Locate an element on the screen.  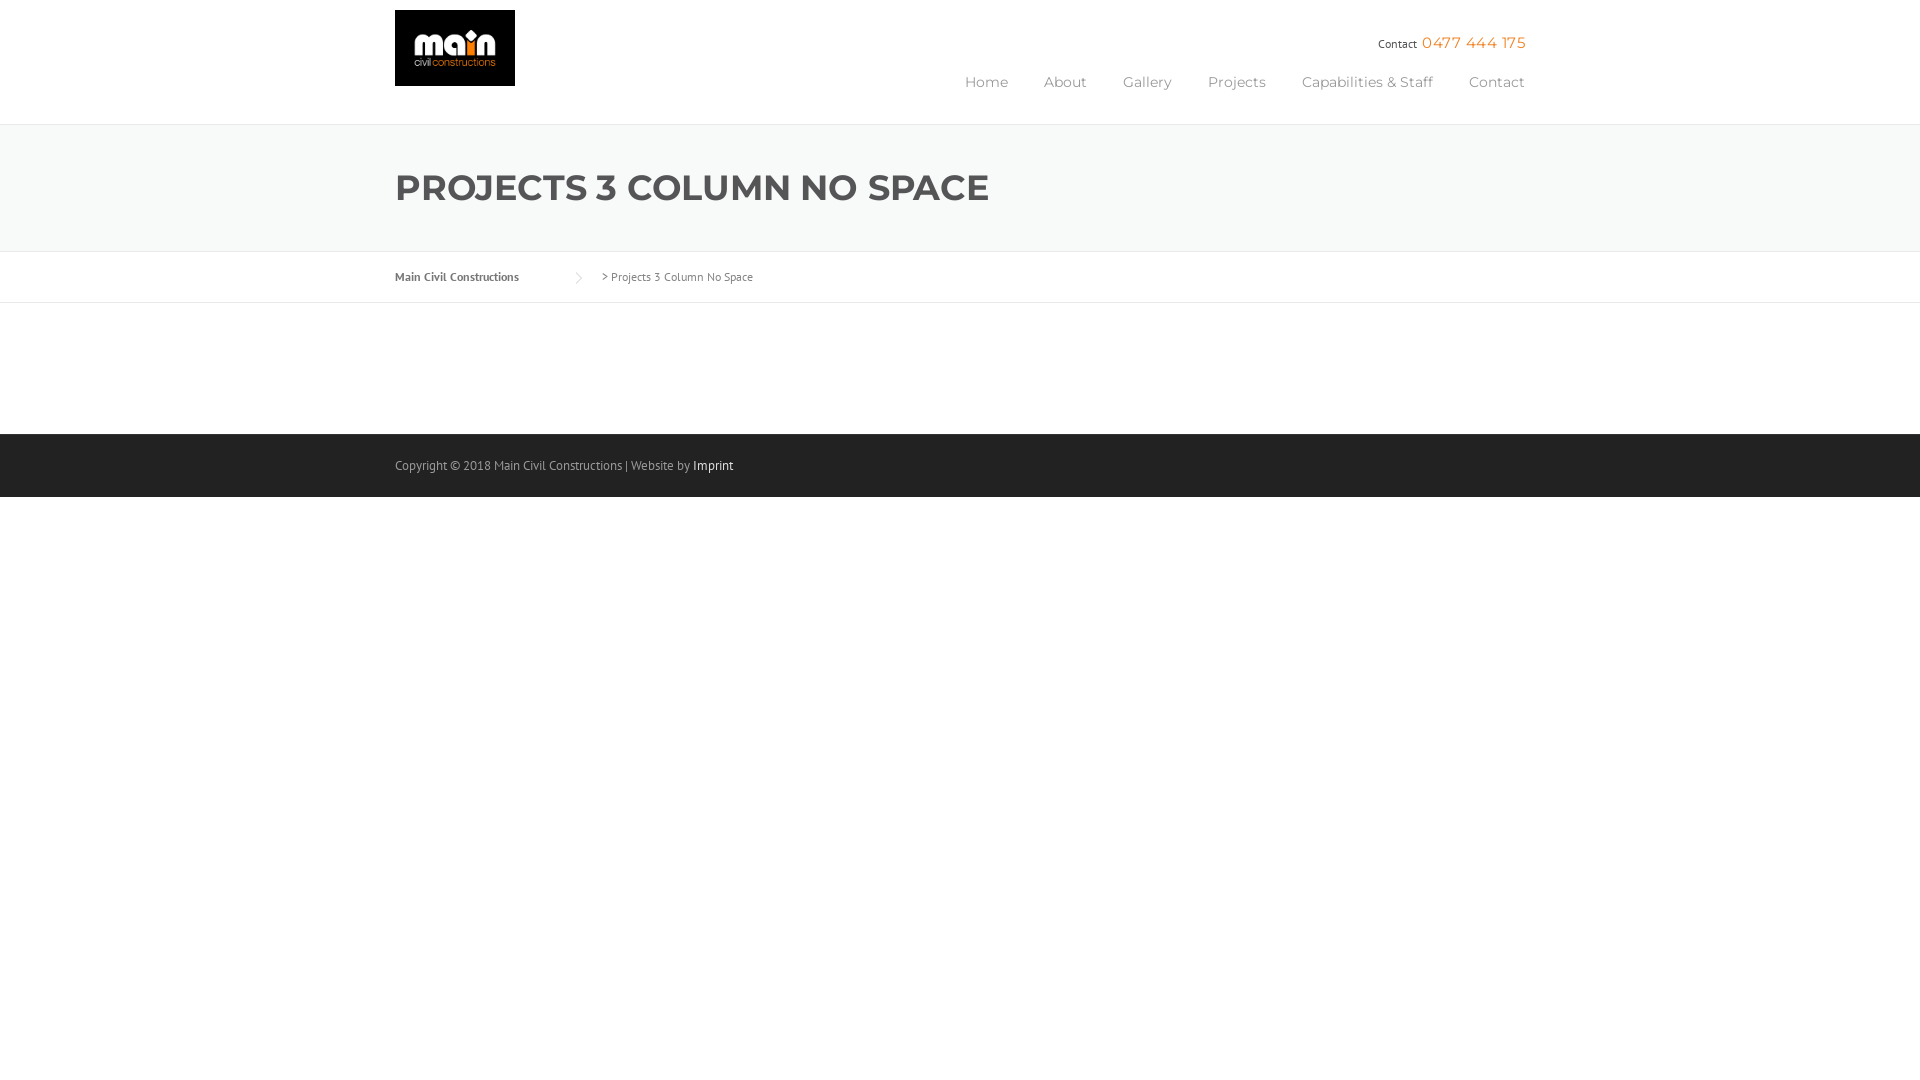
'About' is located at coordinates (1064, 96).